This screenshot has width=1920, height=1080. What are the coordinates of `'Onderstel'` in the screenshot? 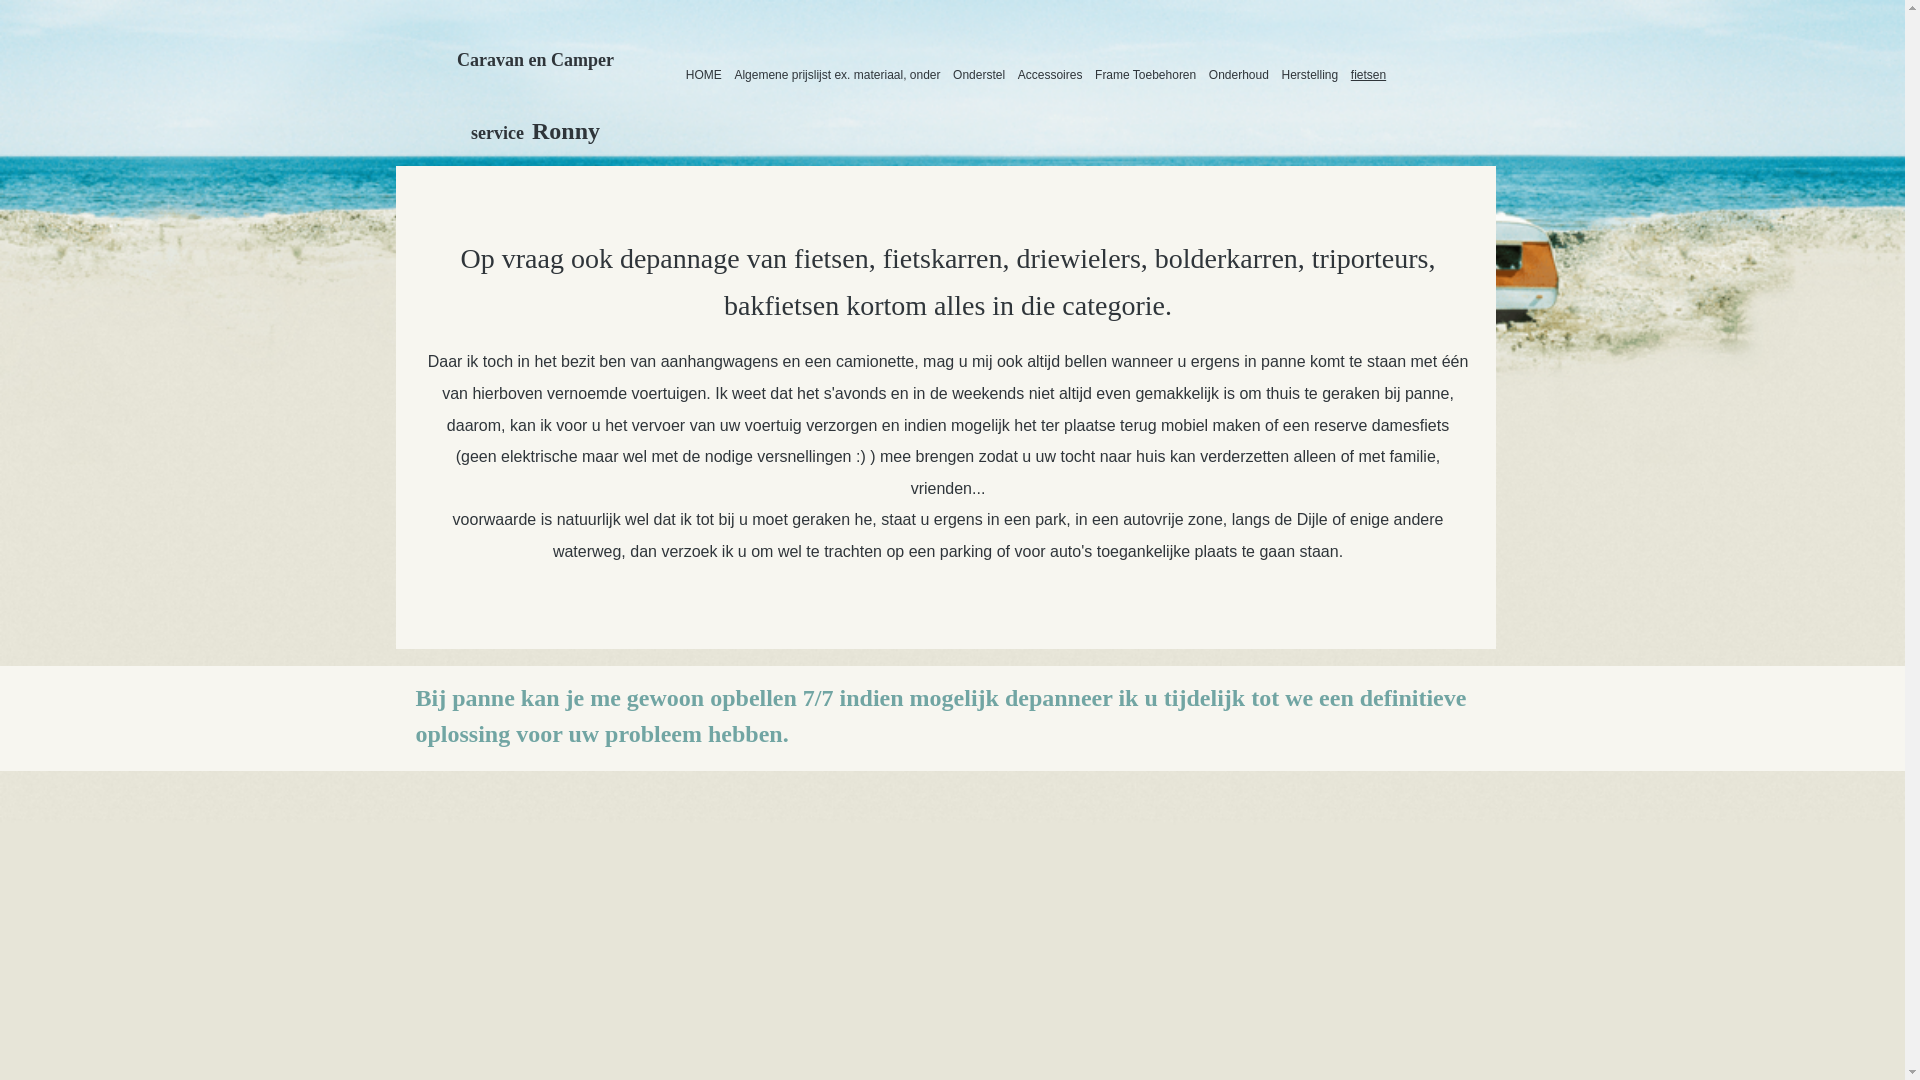 It's located at (979, 73).